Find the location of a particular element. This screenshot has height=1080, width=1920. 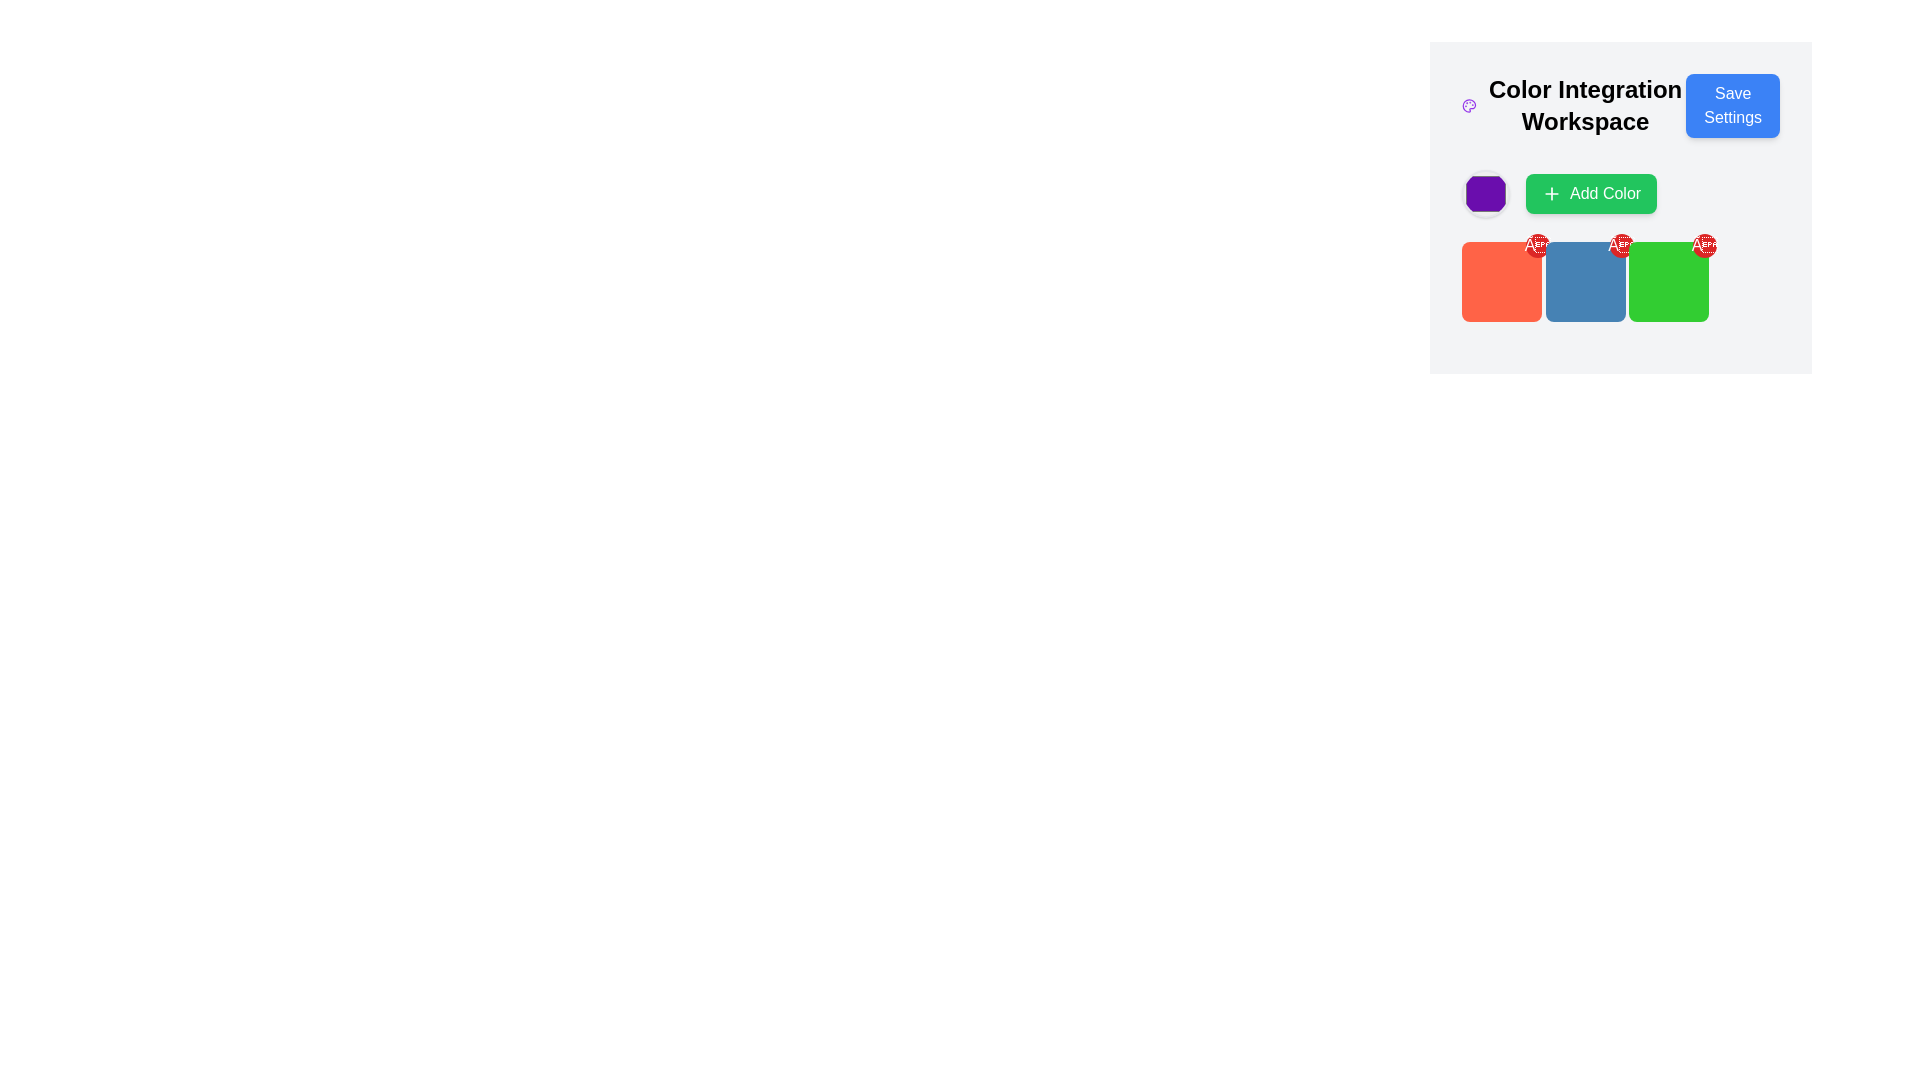

the 'Add Color' button, which is a green button with rounded corners featuring a white plus icon and centered white bold text is located at coordinates (1590, 193).